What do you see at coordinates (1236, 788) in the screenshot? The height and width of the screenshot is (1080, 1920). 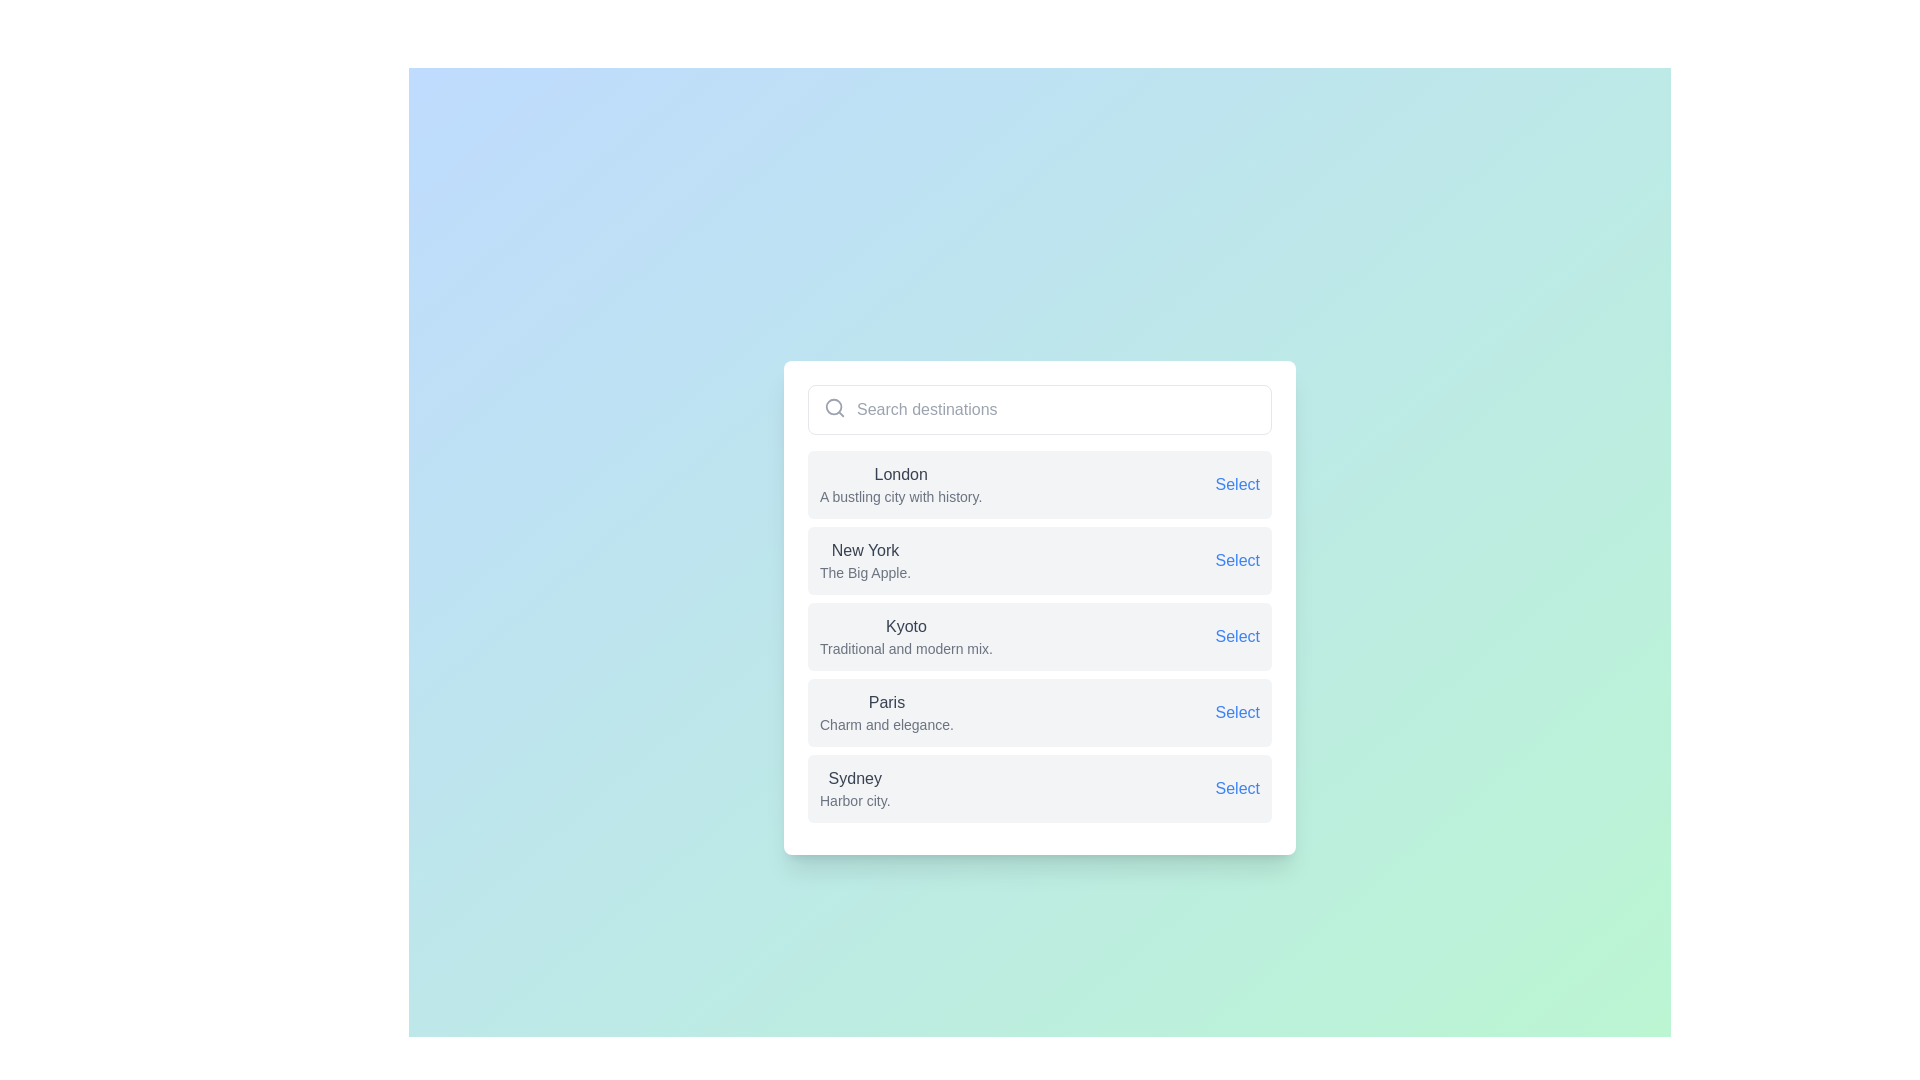 I see `the button located at the right end of the list item corresponding to 'Sydney'` at bounding box center [1236, 788].